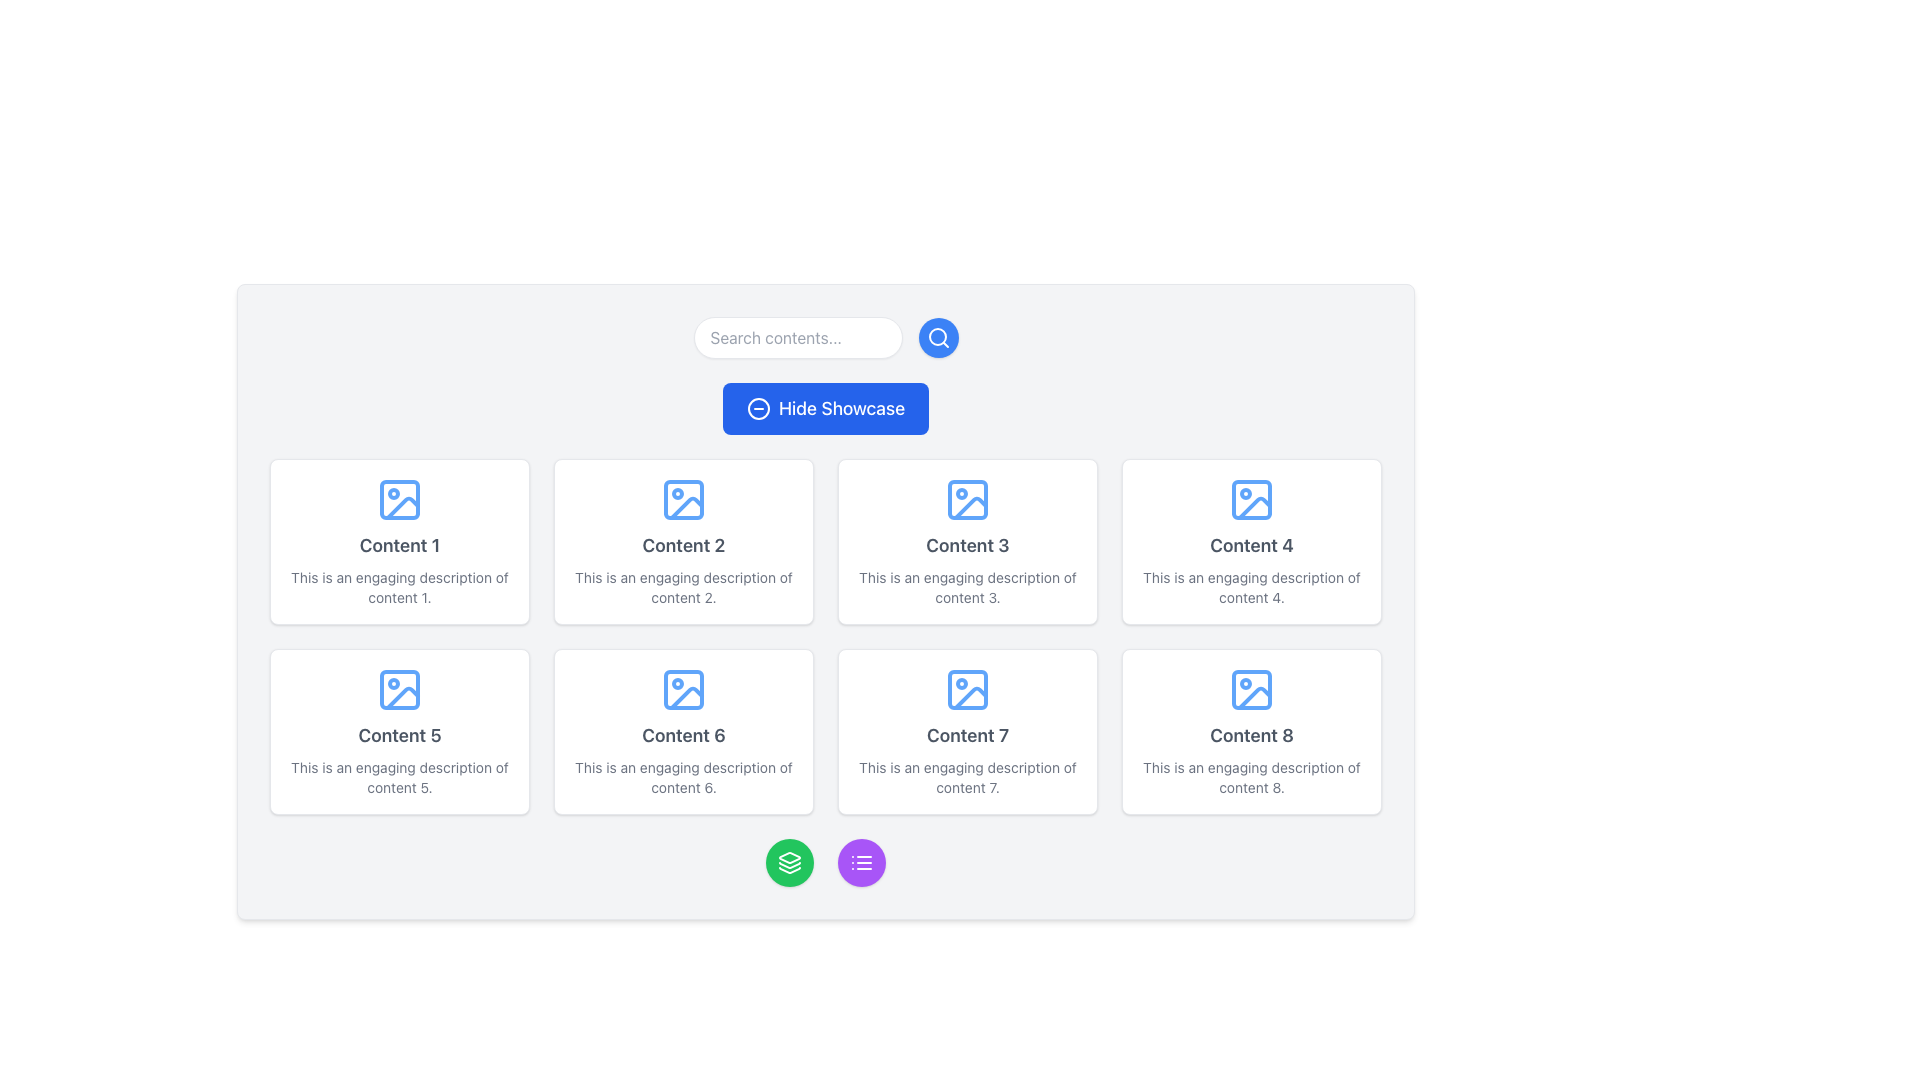  Describe the element at coordinates (399, 542) in the screenshot. I see `the Content Card representing 'Content 1', which is the first item in a 2x4 grid layout, located in the top-left corner` at that location.